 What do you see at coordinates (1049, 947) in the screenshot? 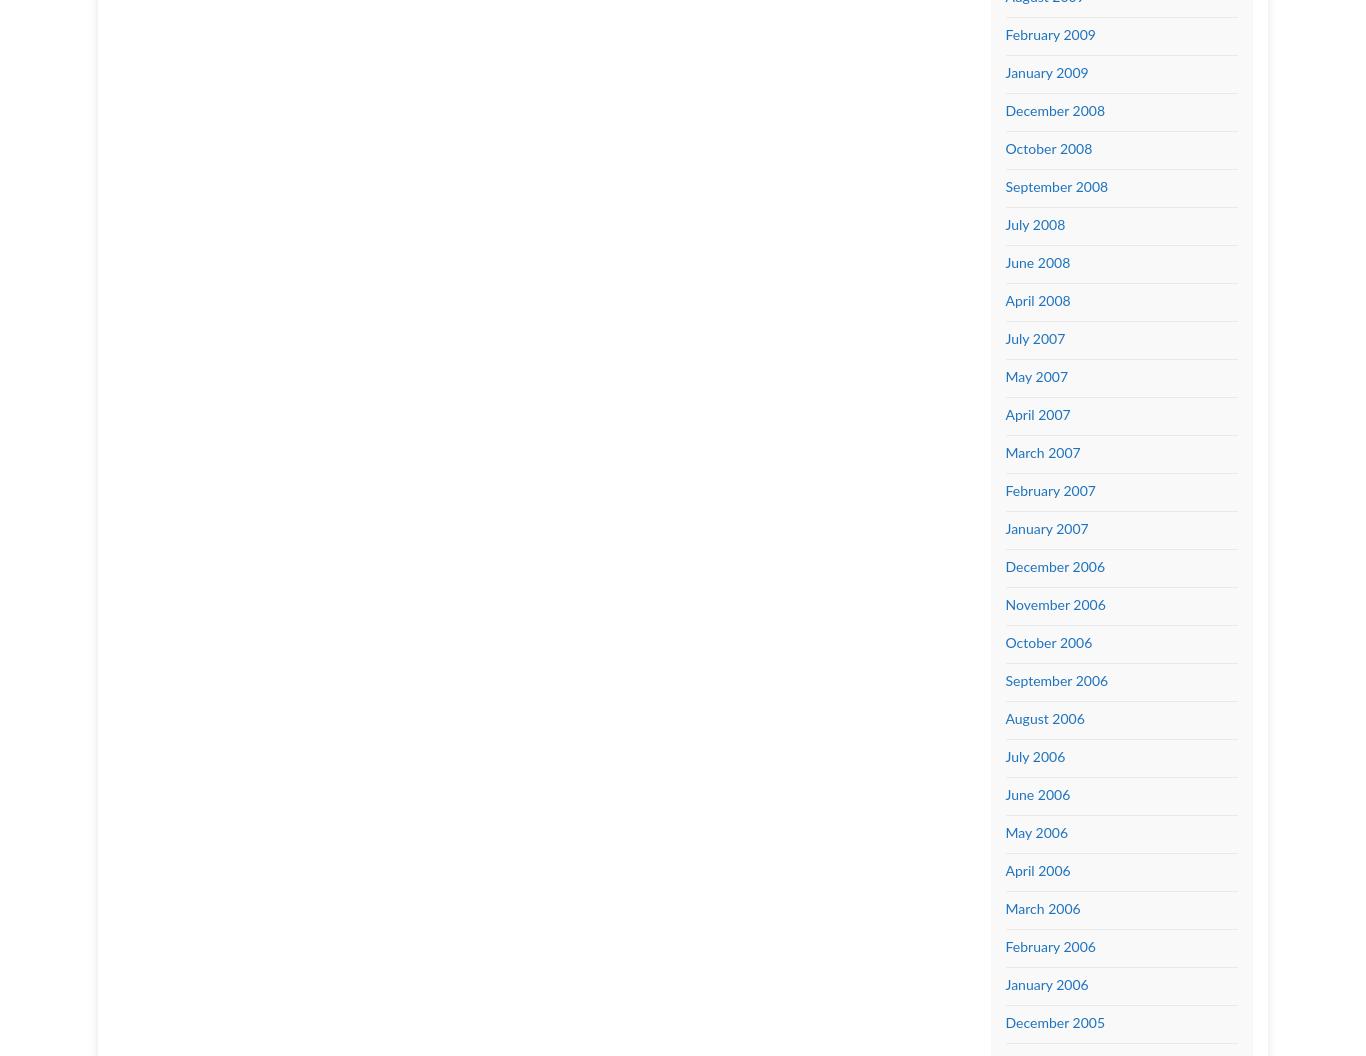
I see `'February 2006'` at bounding box center [1049, 947].